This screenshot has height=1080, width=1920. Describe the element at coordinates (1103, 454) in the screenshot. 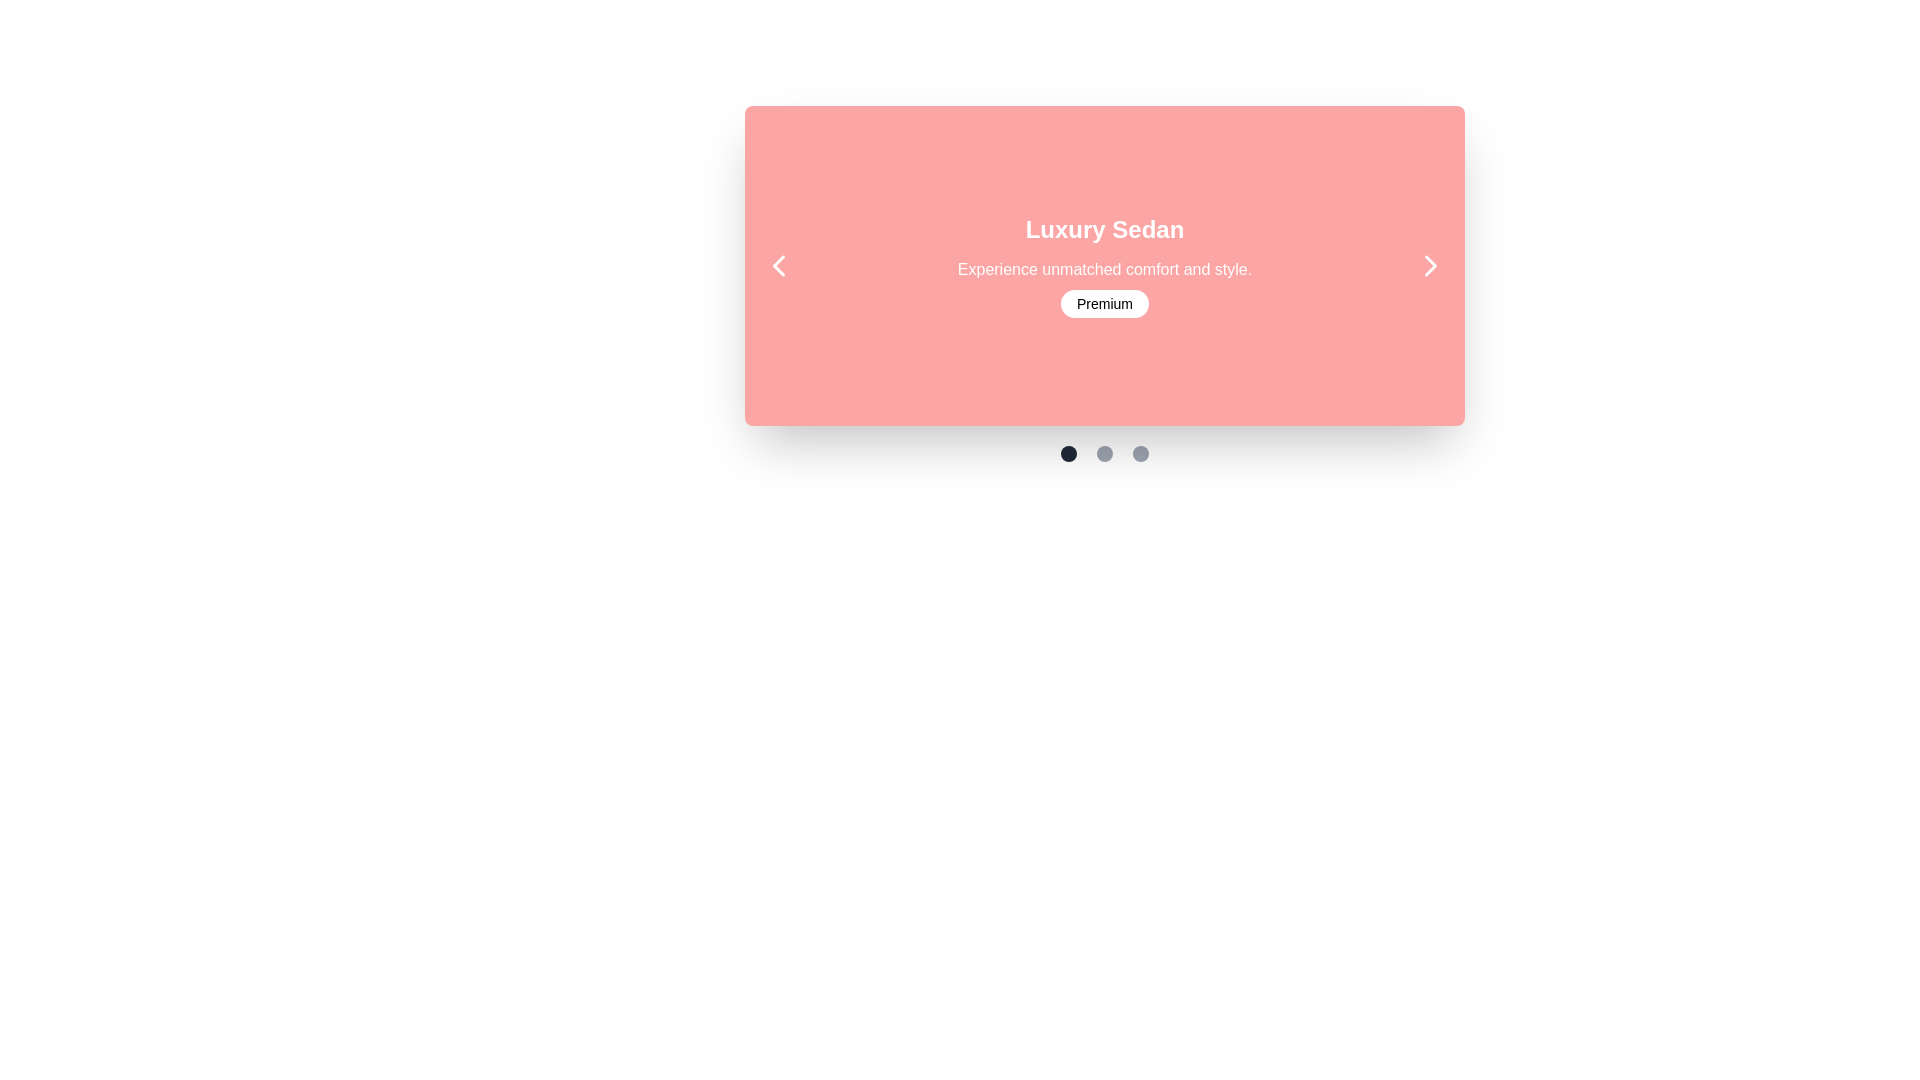

I see `the second circular indicator button, which is a small circular dot with a gray background` at that location.